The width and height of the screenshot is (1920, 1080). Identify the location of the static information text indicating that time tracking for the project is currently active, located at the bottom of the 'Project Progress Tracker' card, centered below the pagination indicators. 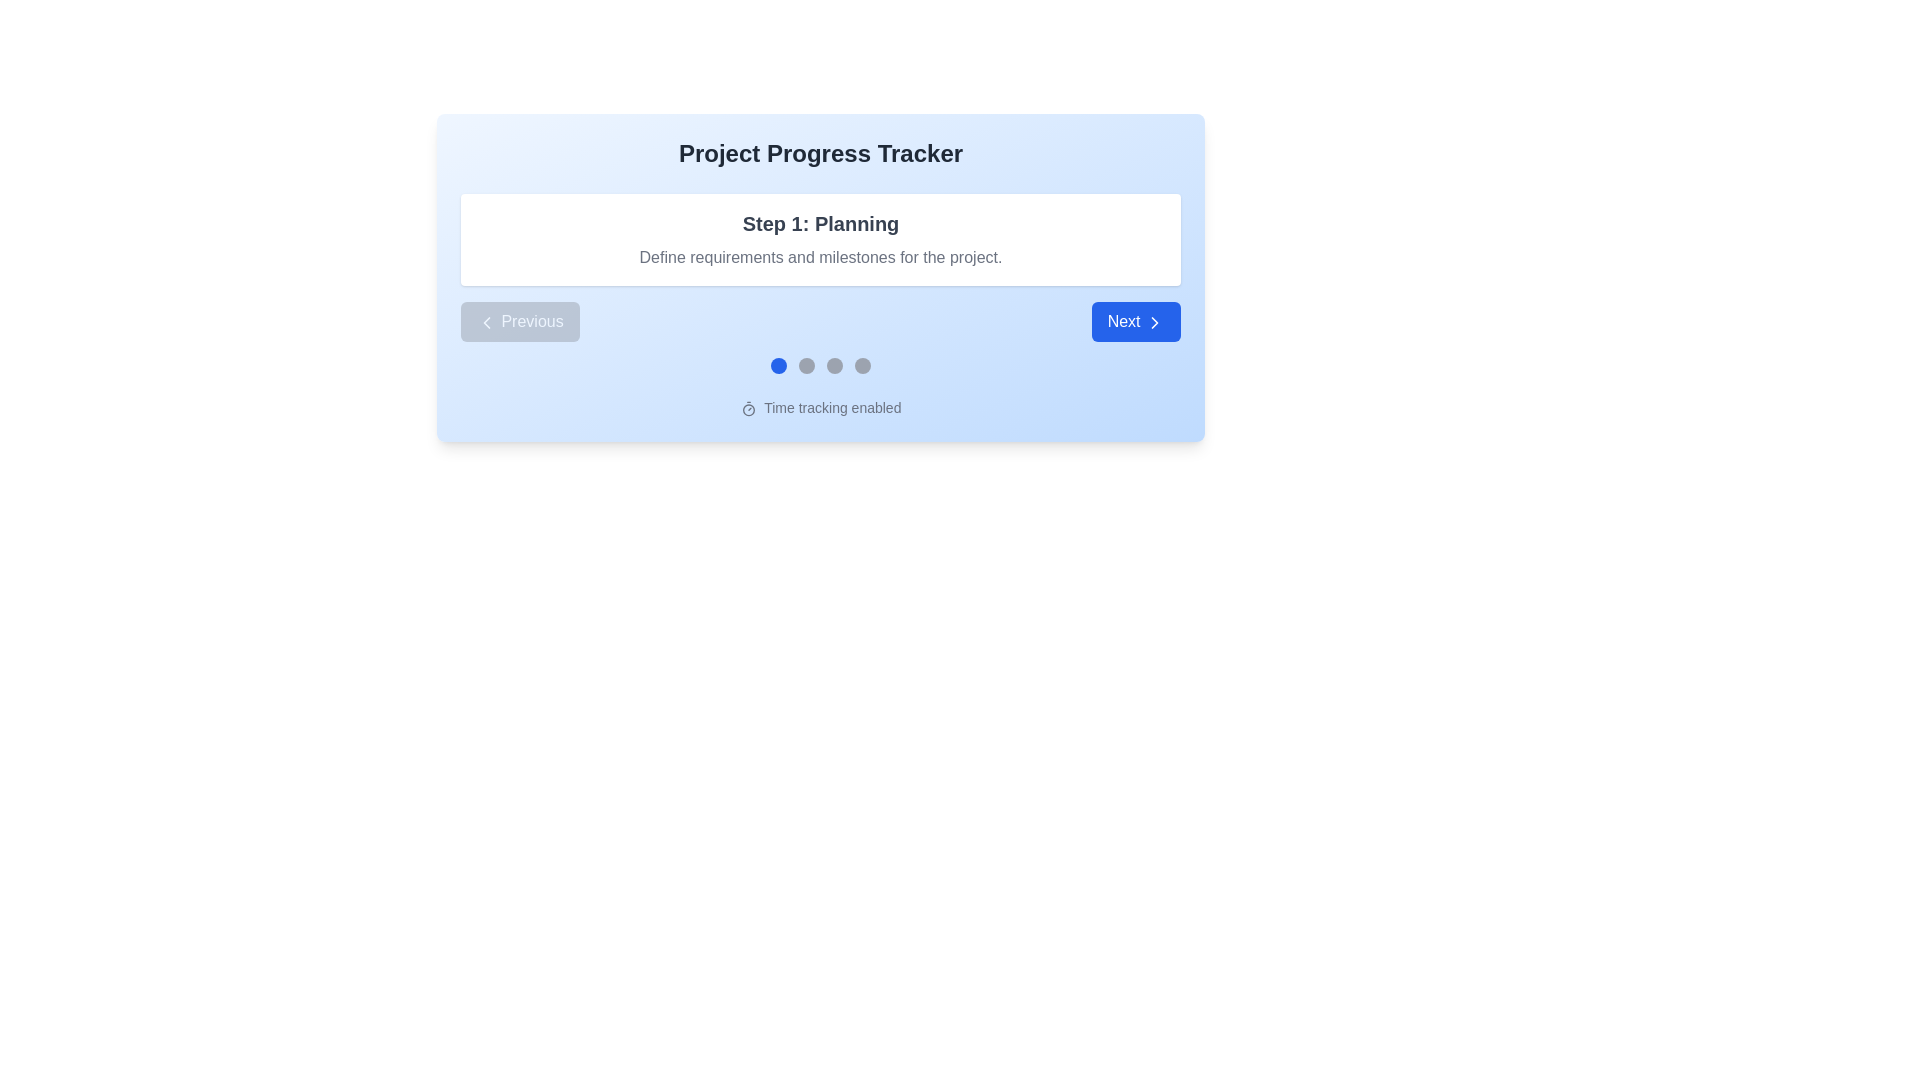
(820, 407).